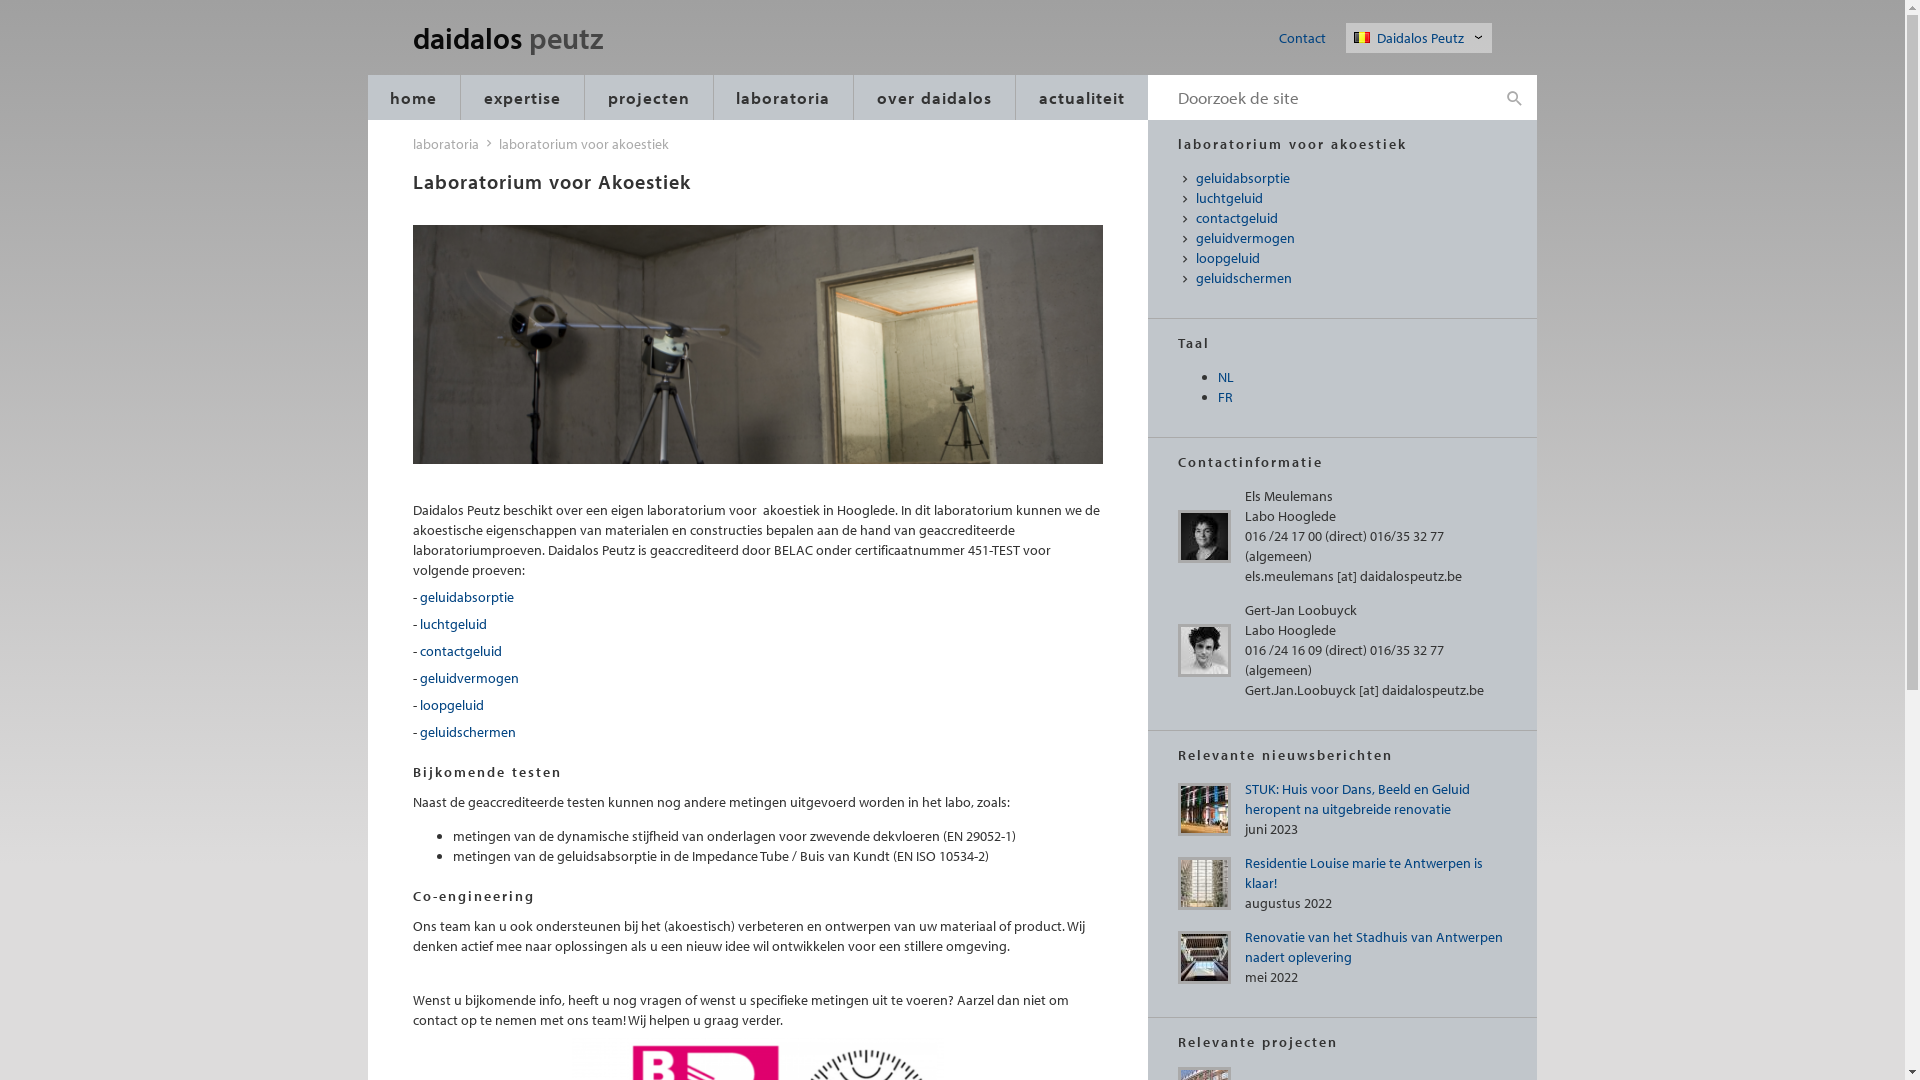 The width and height of the screenshot is (1920, 1080). What do you see at coordinates (466, 732) in the screenshot?
I see `'geluidschermen'` at bounding box center [466, 732].